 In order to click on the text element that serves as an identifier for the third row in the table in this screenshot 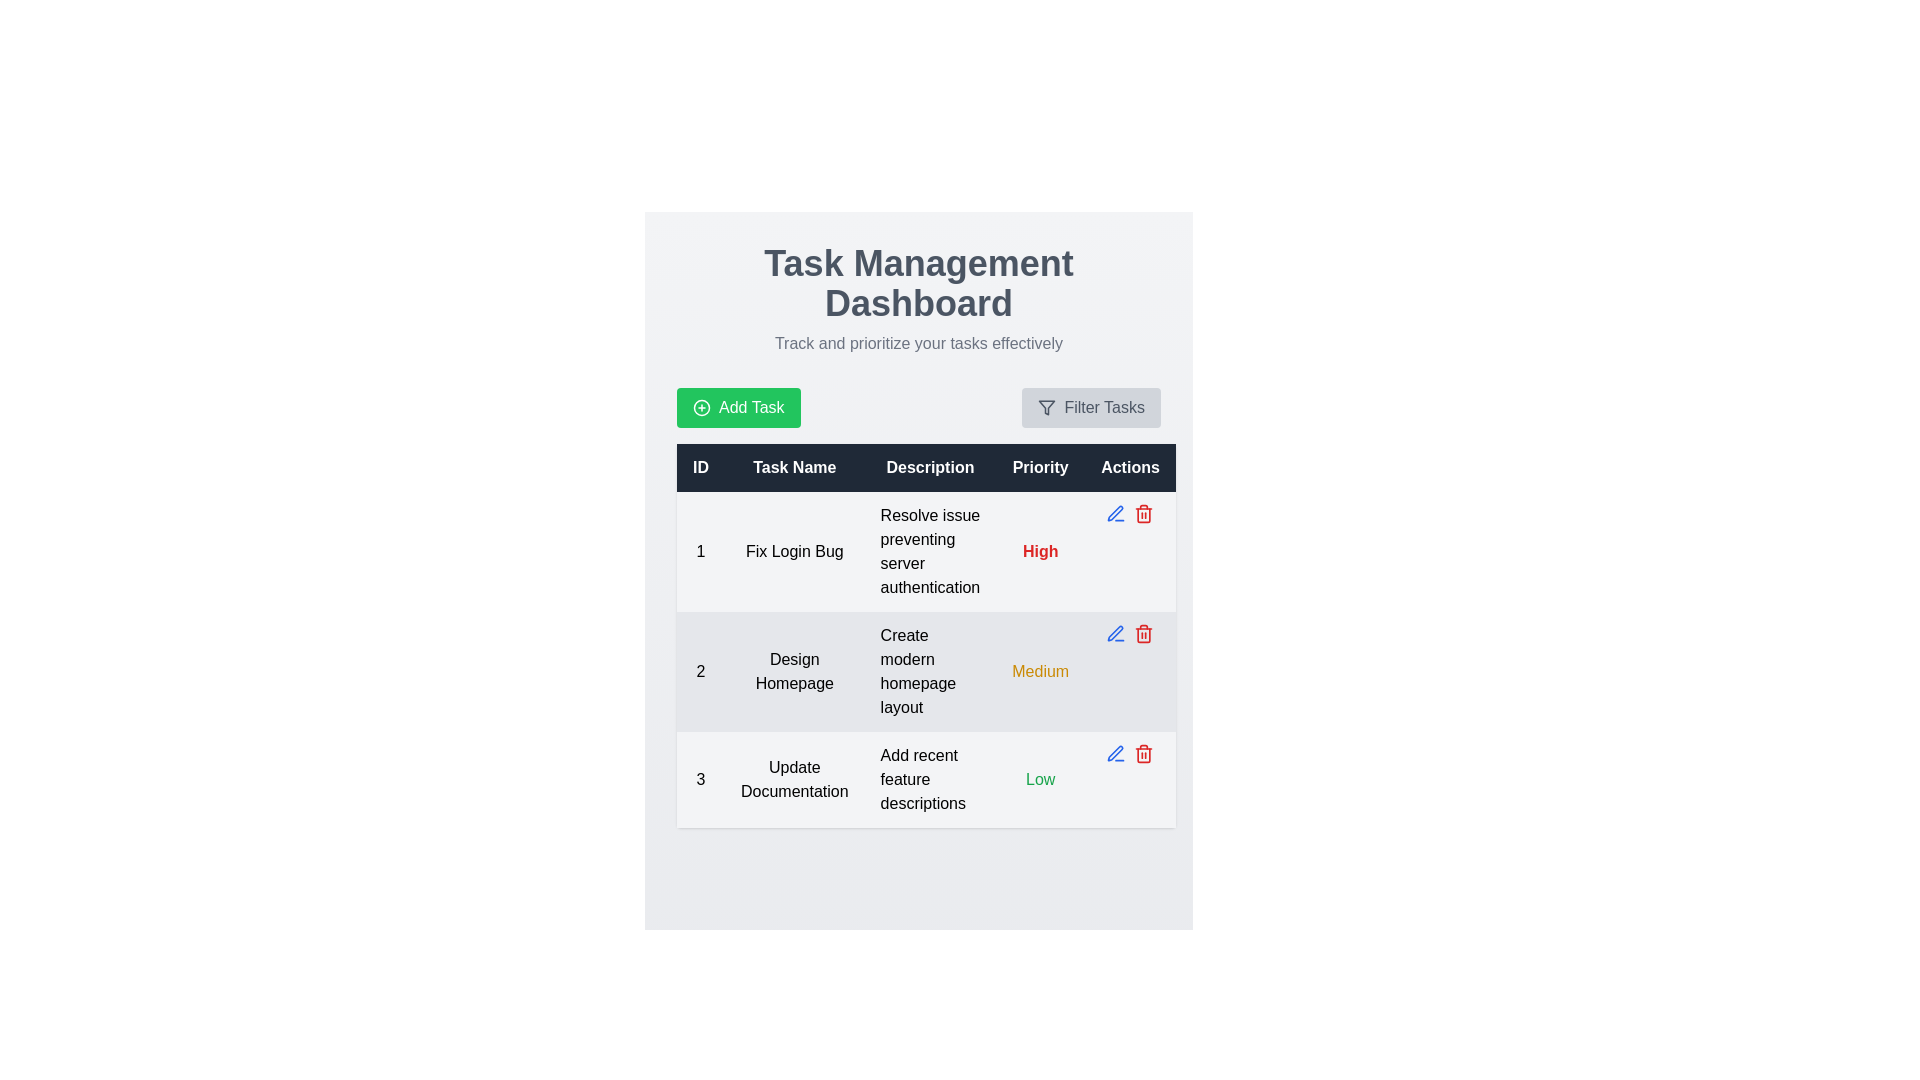, I will do `click(700, 778)`.